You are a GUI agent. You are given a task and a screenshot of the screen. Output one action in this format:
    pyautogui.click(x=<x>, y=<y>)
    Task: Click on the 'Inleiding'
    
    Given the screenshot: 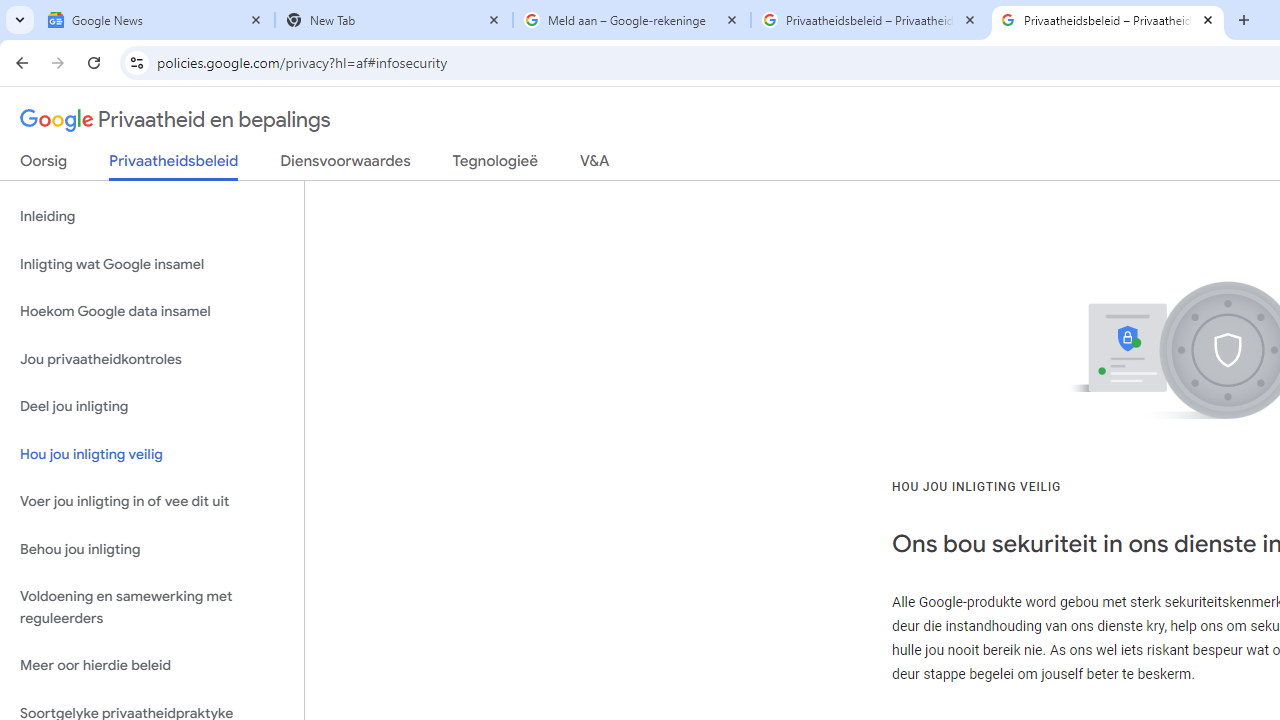 What is the action you would take?
    pyautogui.click(x=151, y=217)
    